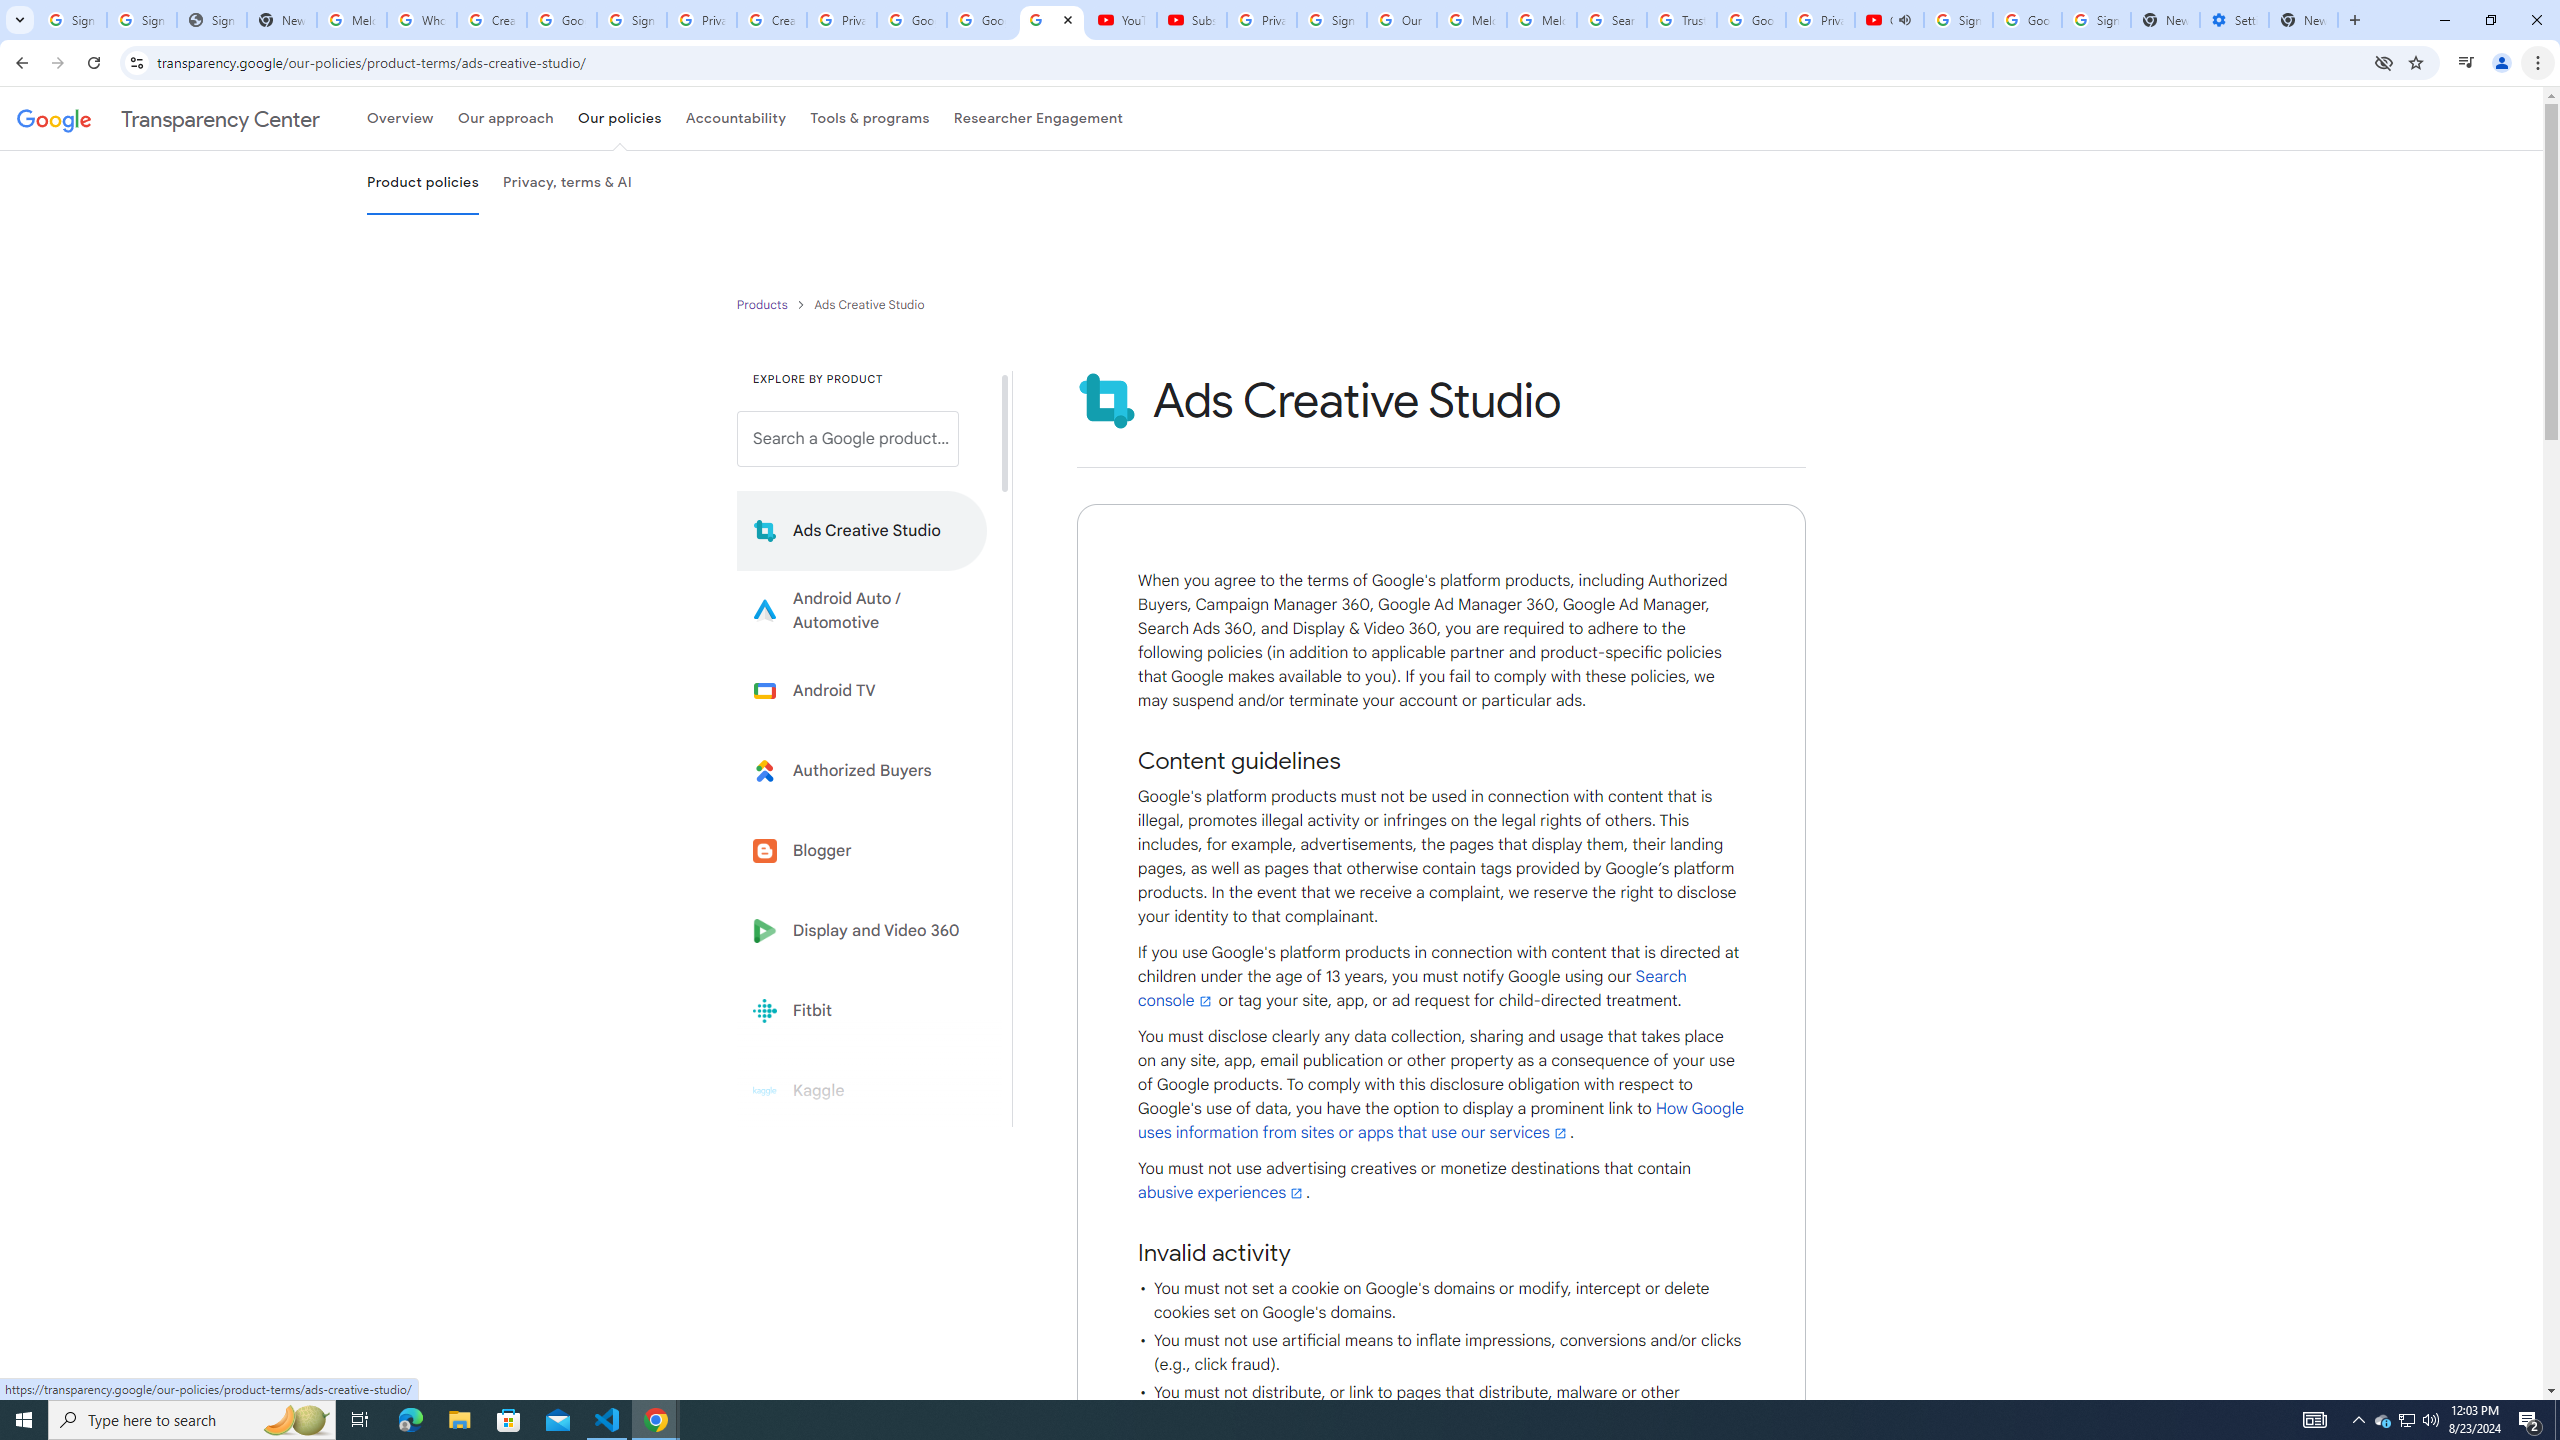  I want to click on 'Trusted Information and Content - Google Safety Center', so click(1680, 19).